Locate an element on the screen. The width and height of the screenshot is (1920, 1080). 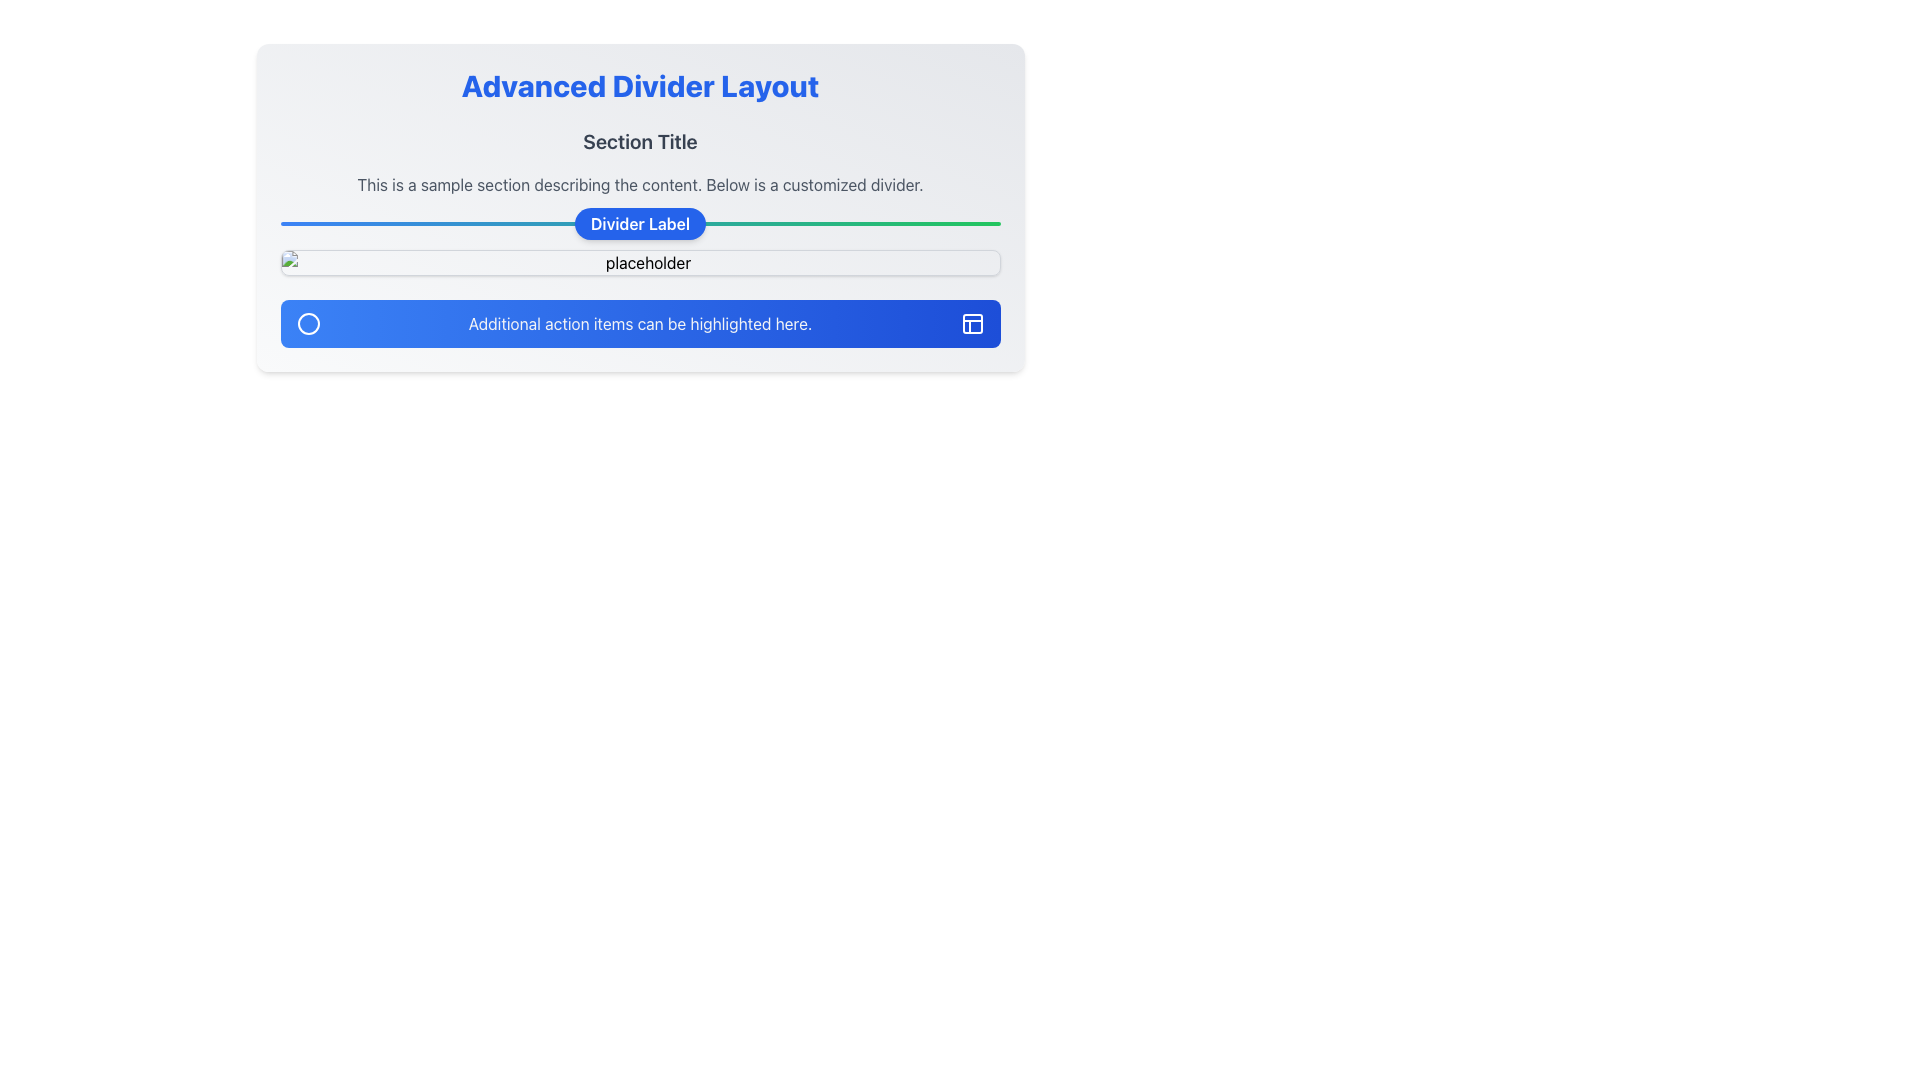
the circular icon styled as a white stroked circle with an empty center, which is positioned inside a blue button at the lower part of the card layout is located at coordinates (307, 323).